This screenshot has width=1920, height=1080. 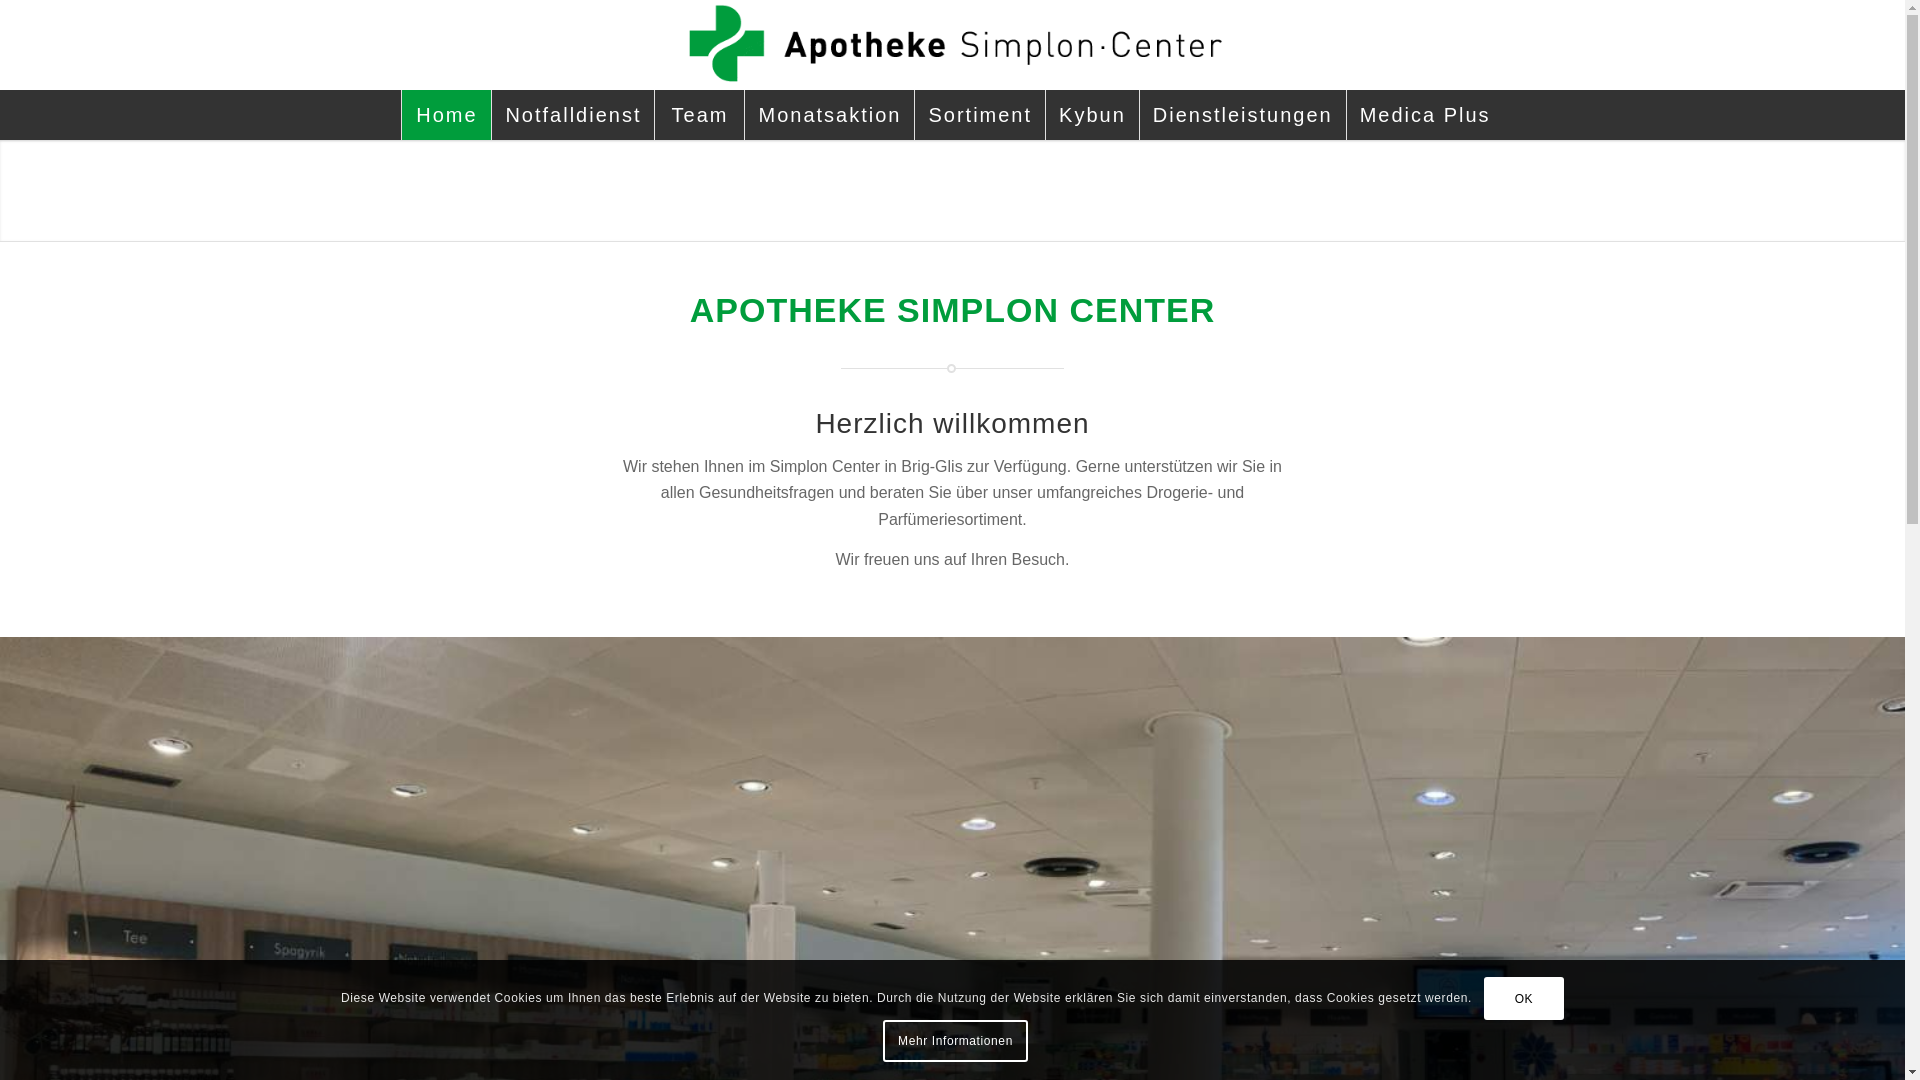 What do you see at coordinates (950, 45) in the screenshot?
I see `'logo'` at bounding box center [950, 45].